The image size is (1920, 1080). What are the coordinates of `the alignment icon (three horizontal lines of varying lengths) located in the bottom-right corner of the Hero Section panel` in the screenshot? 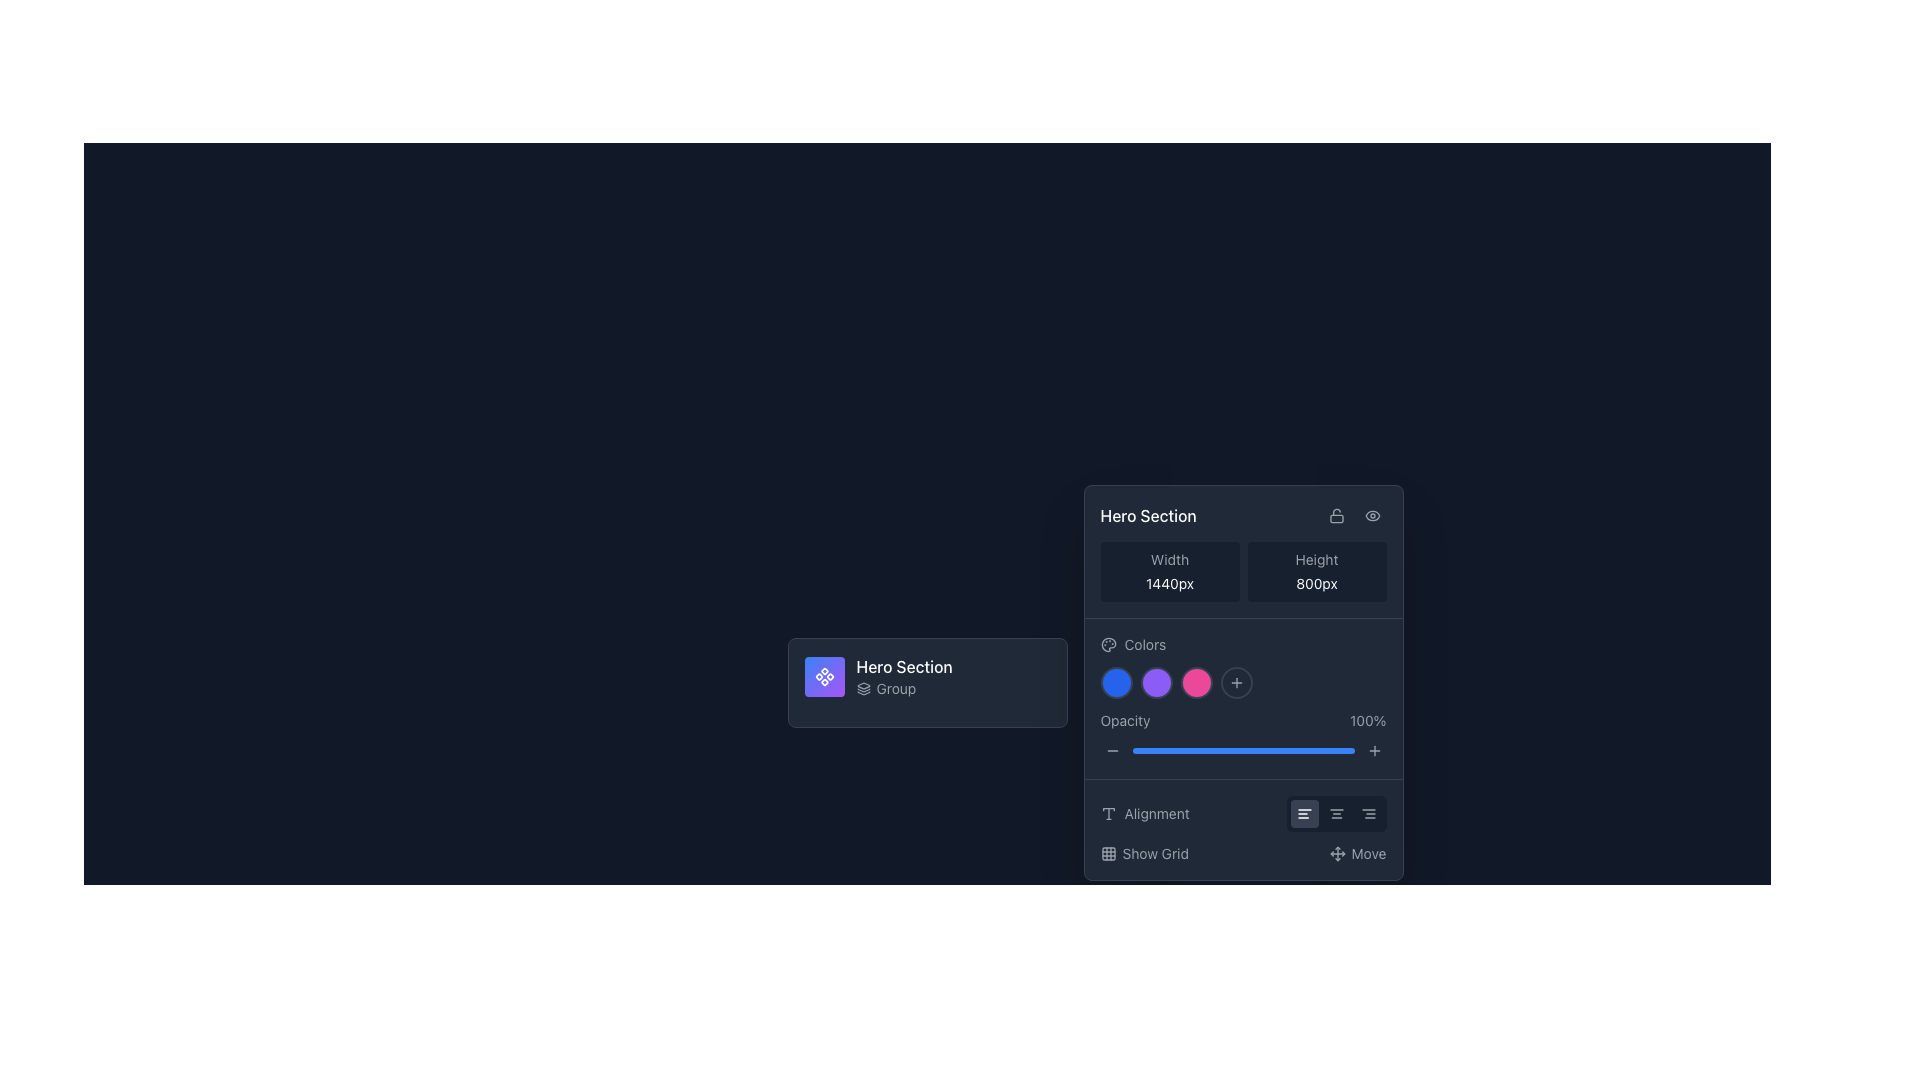 It's located at (1367, 813).